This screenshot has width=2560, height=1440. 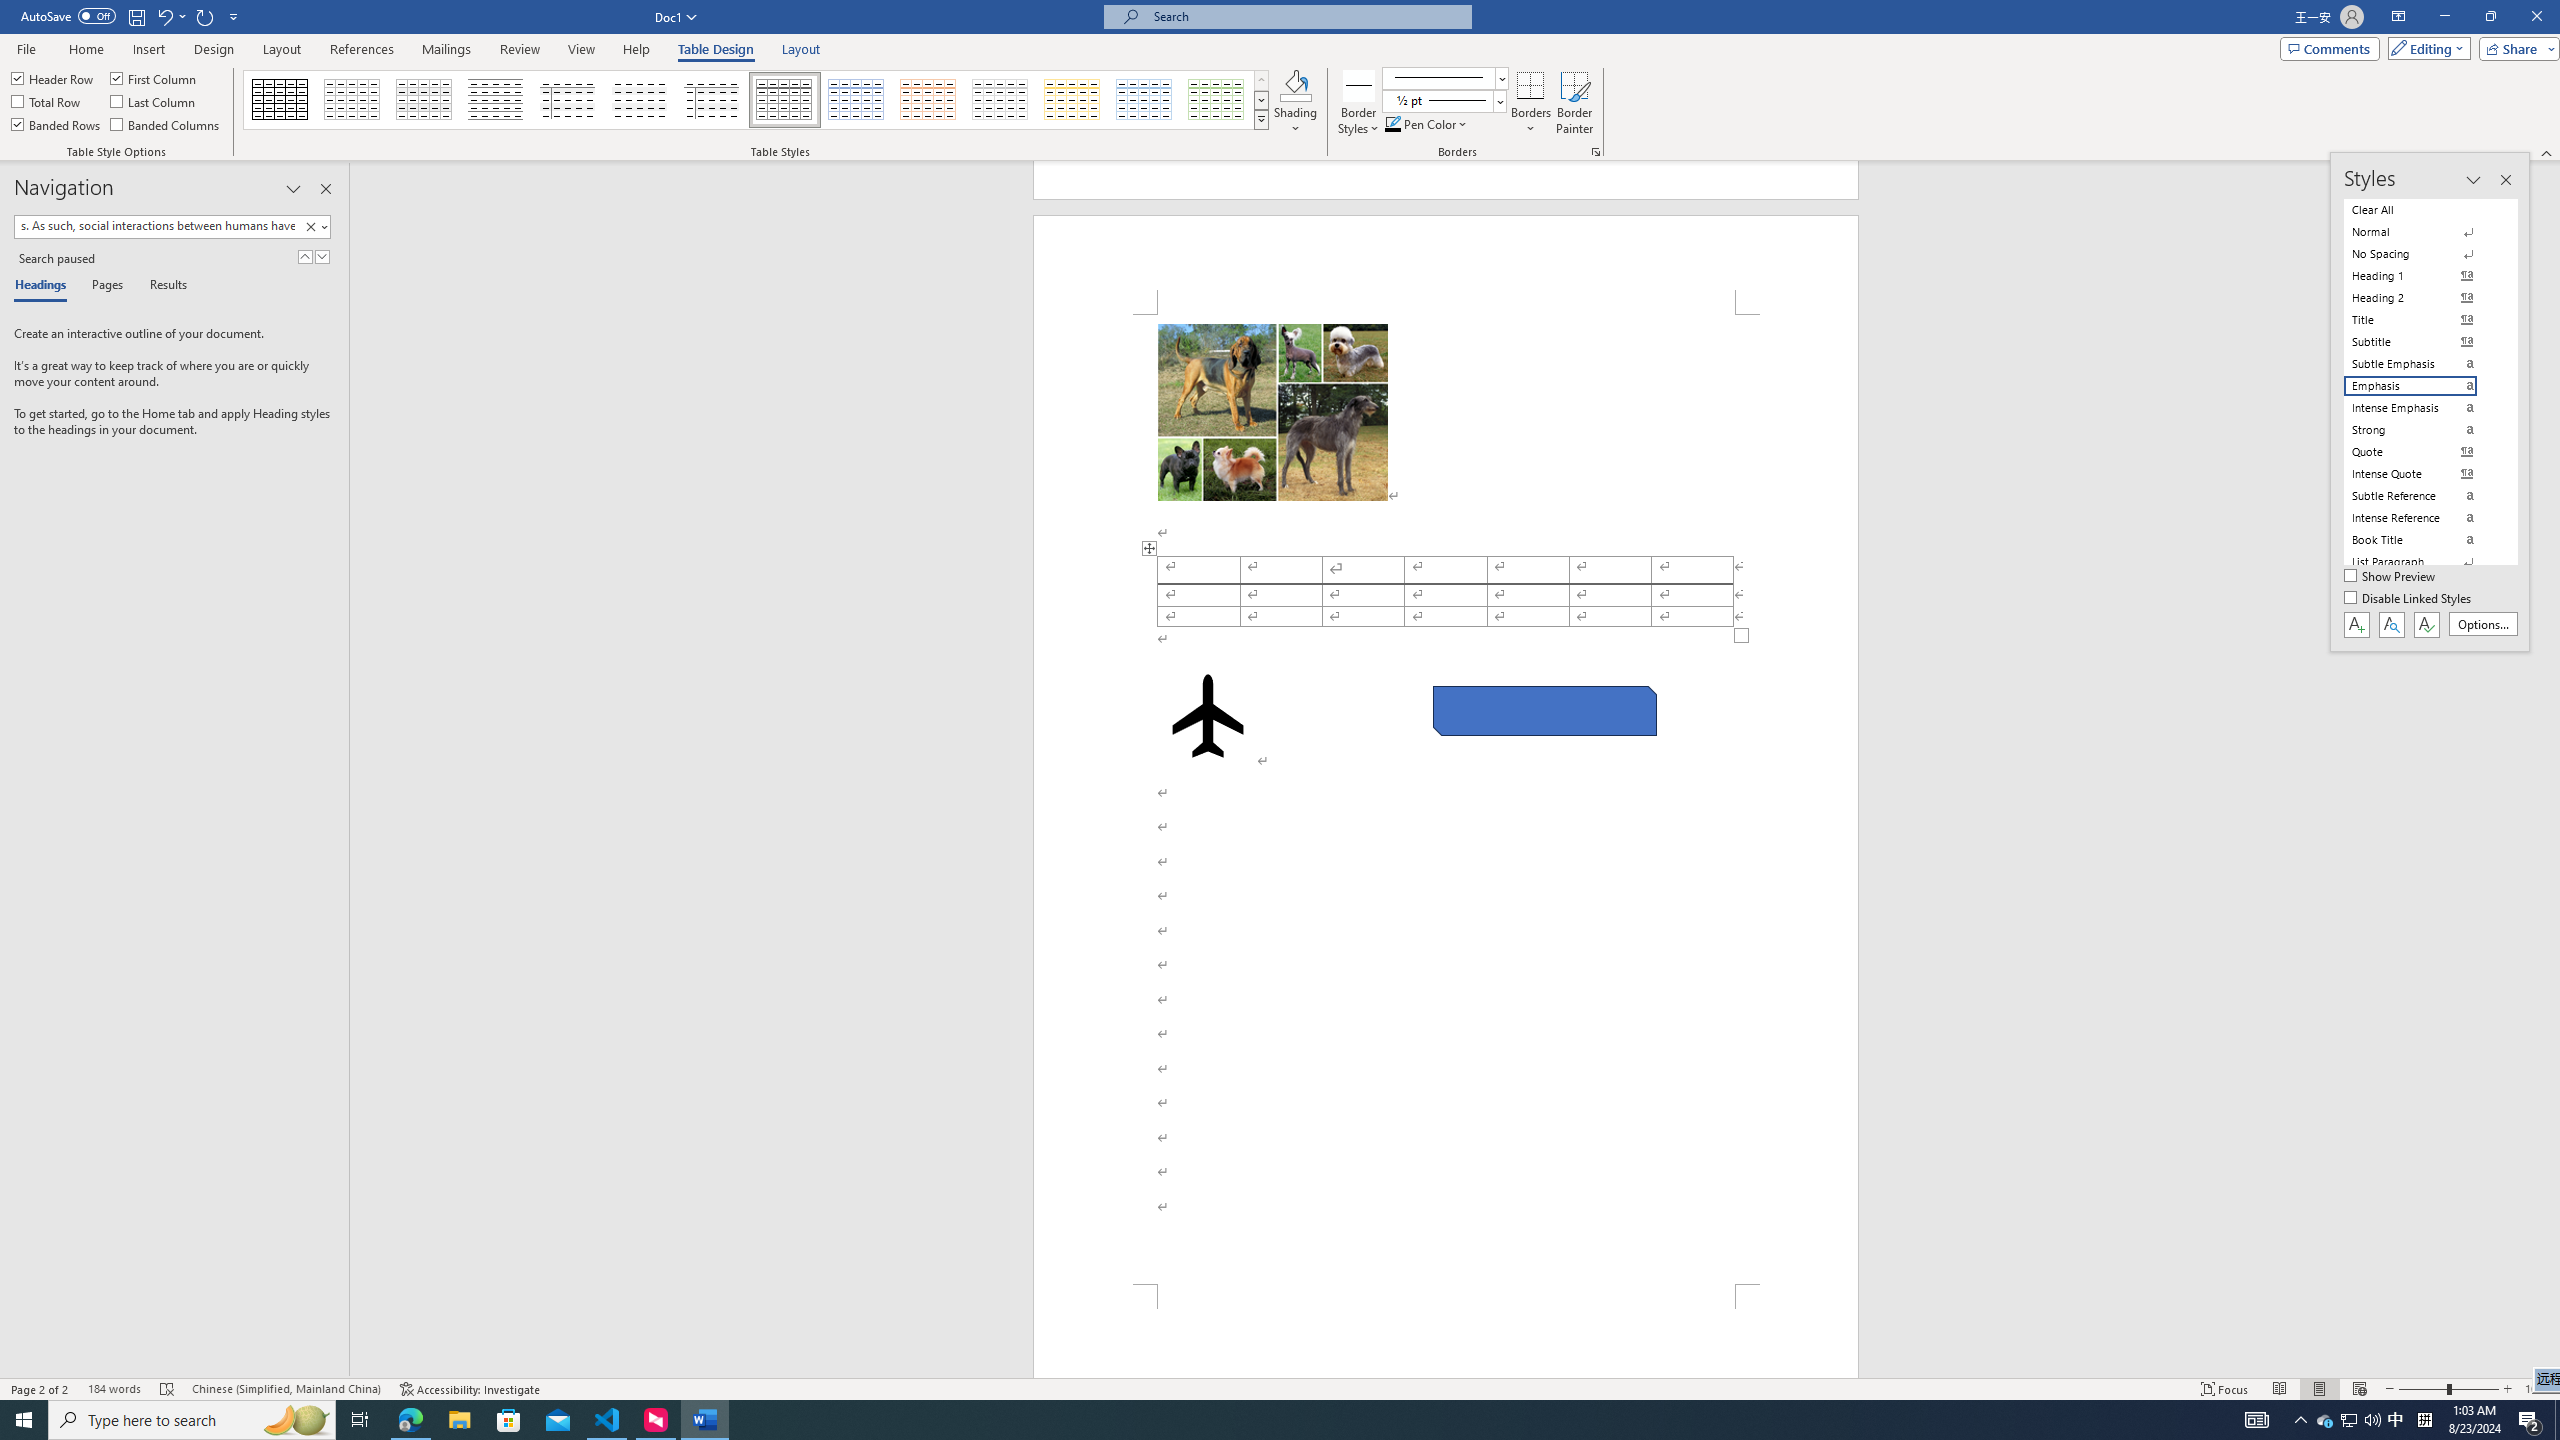 What do you see at coordinates (2447, 1389) in the screenshot?
I see `'Zoom'` at bounding box center [2447, 1389].